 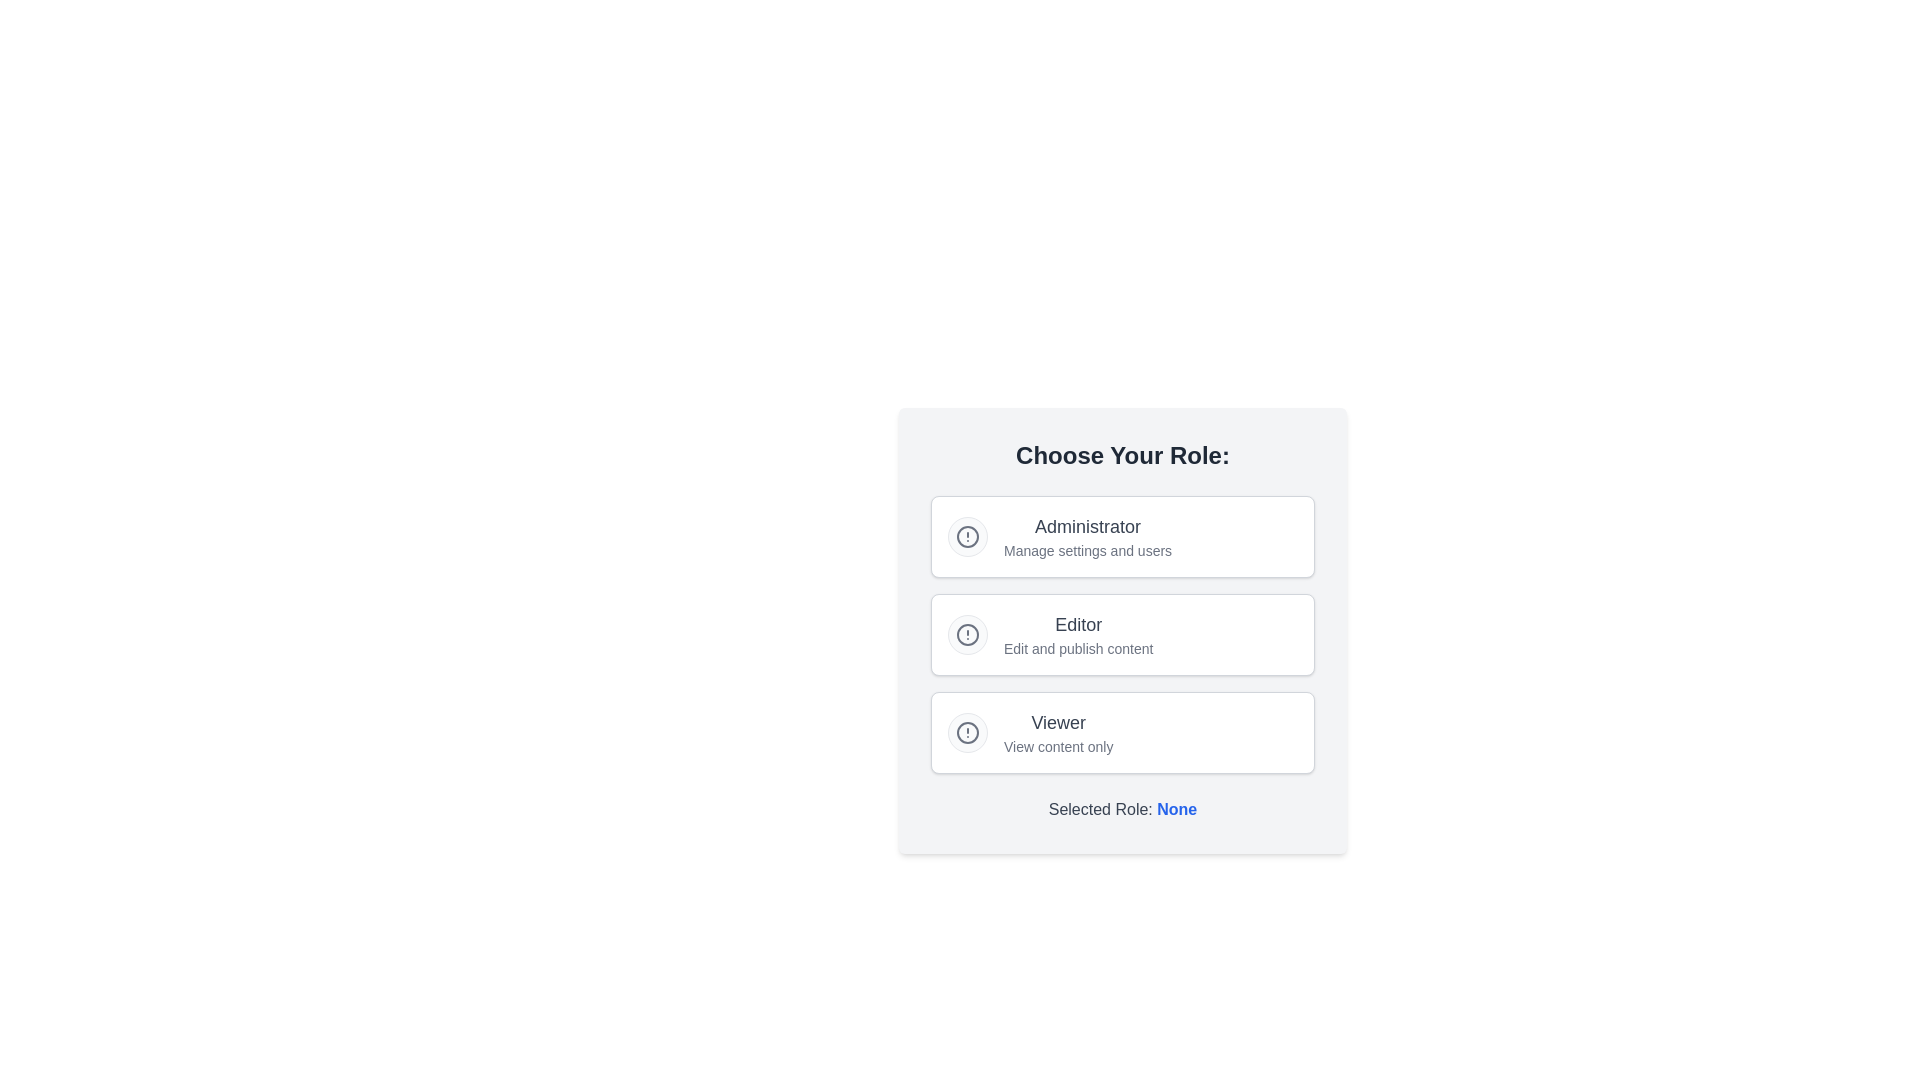 What do you see at coordinates (1077, 623) in the screenshot?
I see `the Text Label that serves as a title for the 'Editor' role in the role selection interface, positioned above 'Edit and publish content.'` at bounding box center [1077, 623].